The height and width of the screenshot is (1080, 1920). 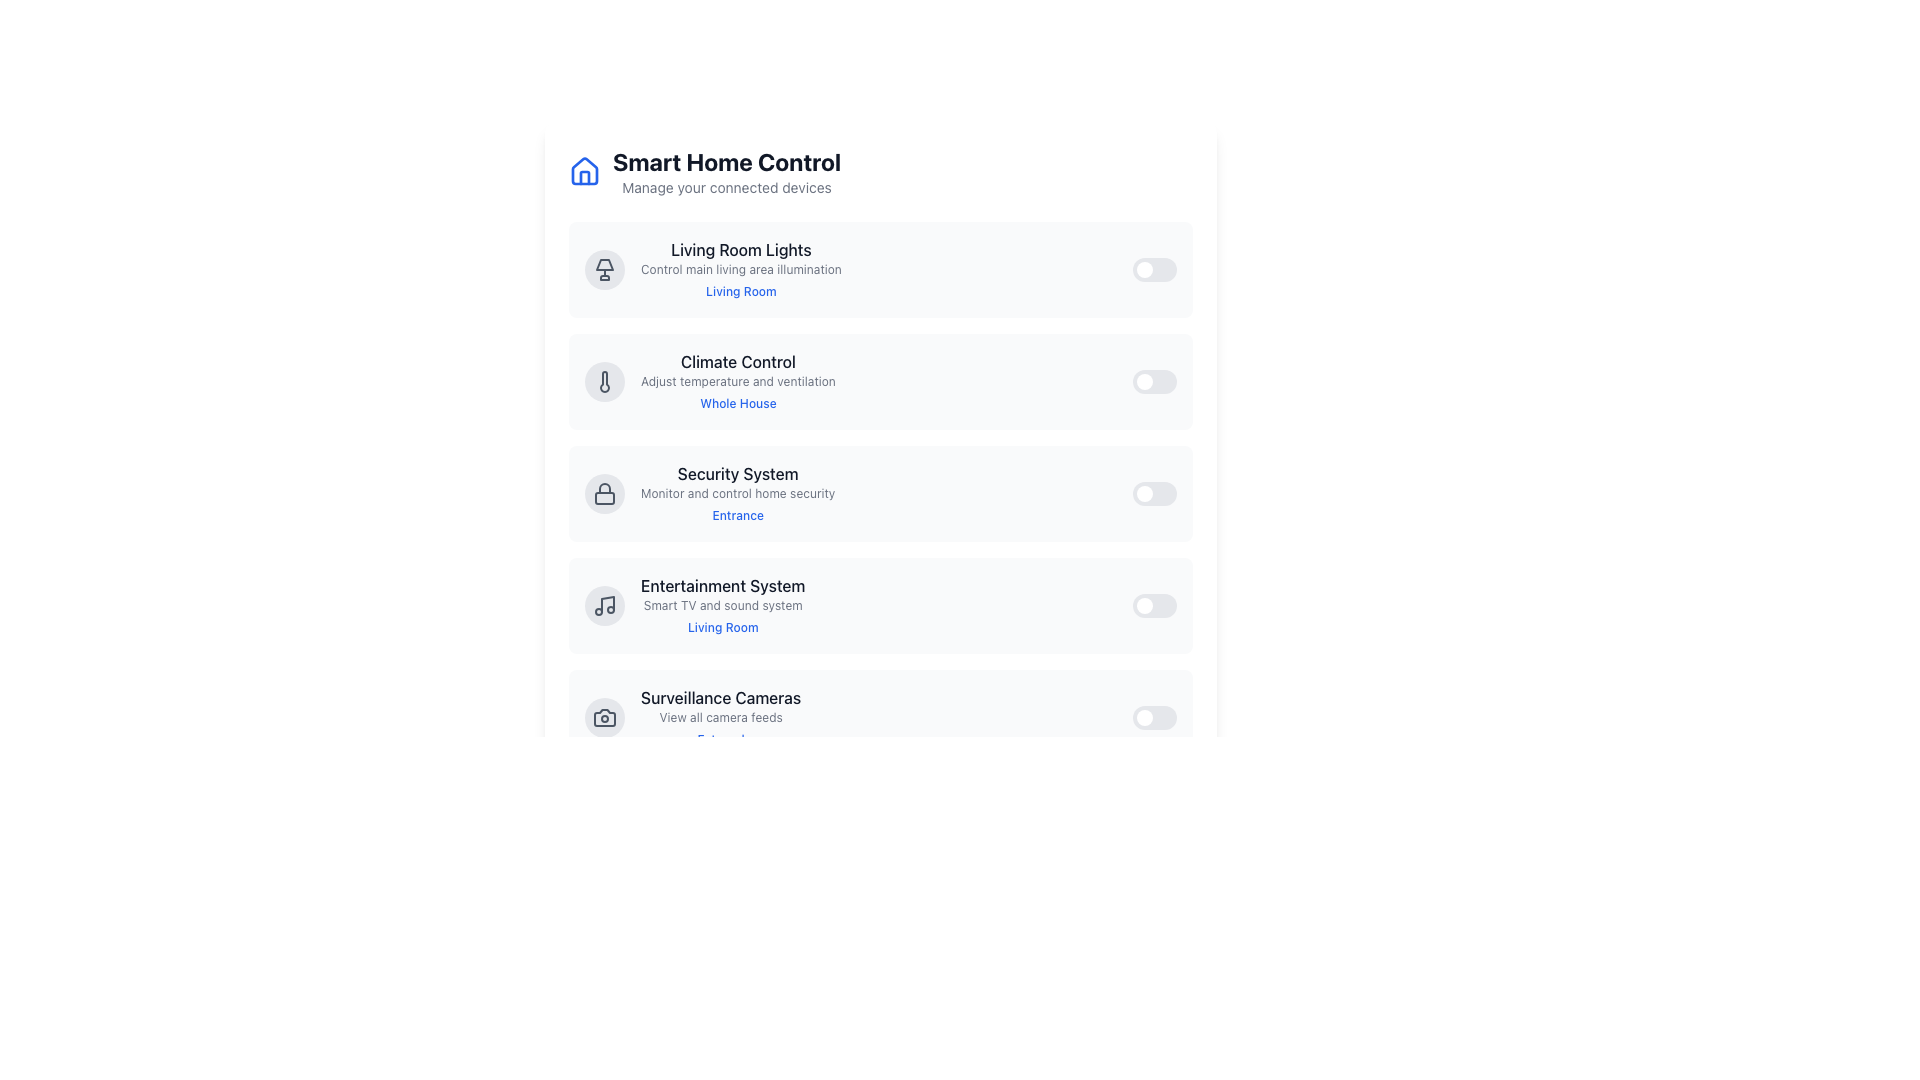 I want to click on the circular button with a light gray background and a music note icon, which is located to the left of the 'Entertainment System' text in the fourth list item, so click(x=603, y=604).